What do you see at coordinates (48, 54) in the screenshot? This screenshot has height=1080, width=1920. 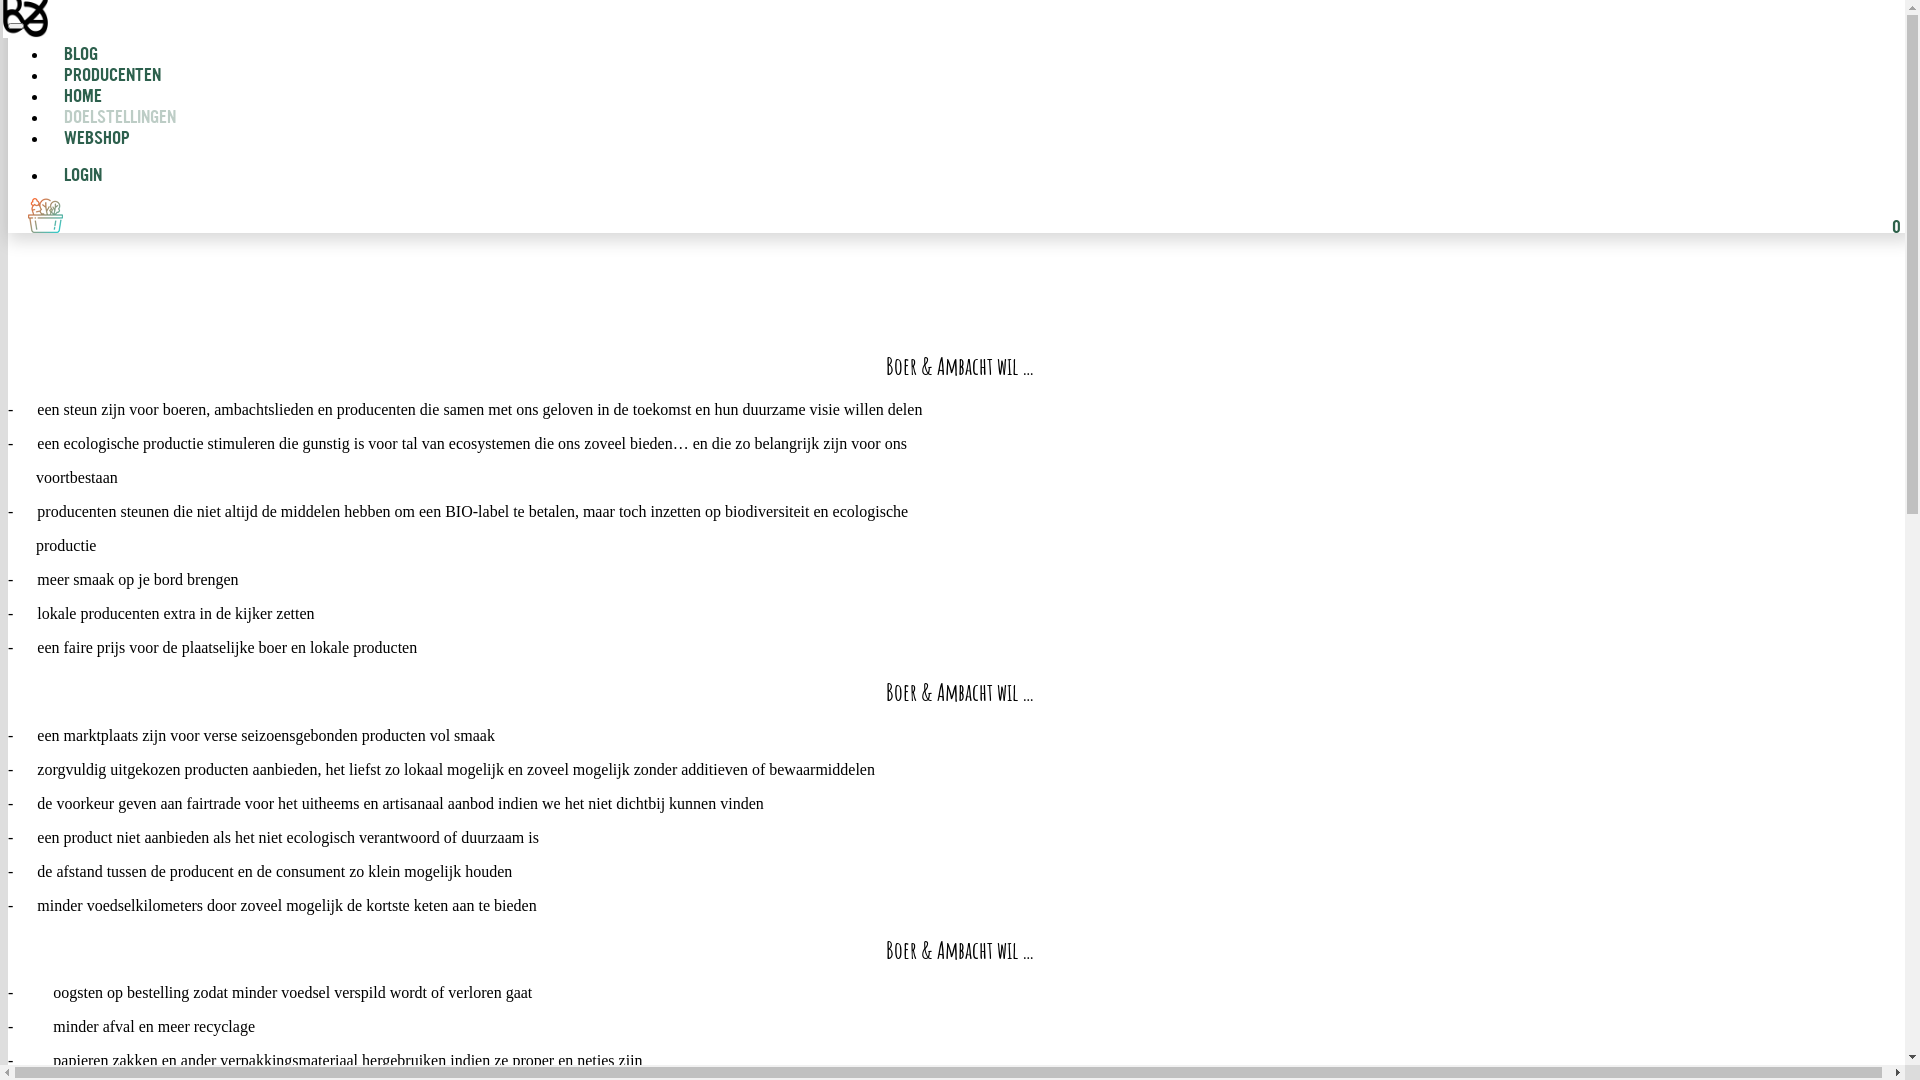 I see `'BLOG'` at bounding box center [48, 54].